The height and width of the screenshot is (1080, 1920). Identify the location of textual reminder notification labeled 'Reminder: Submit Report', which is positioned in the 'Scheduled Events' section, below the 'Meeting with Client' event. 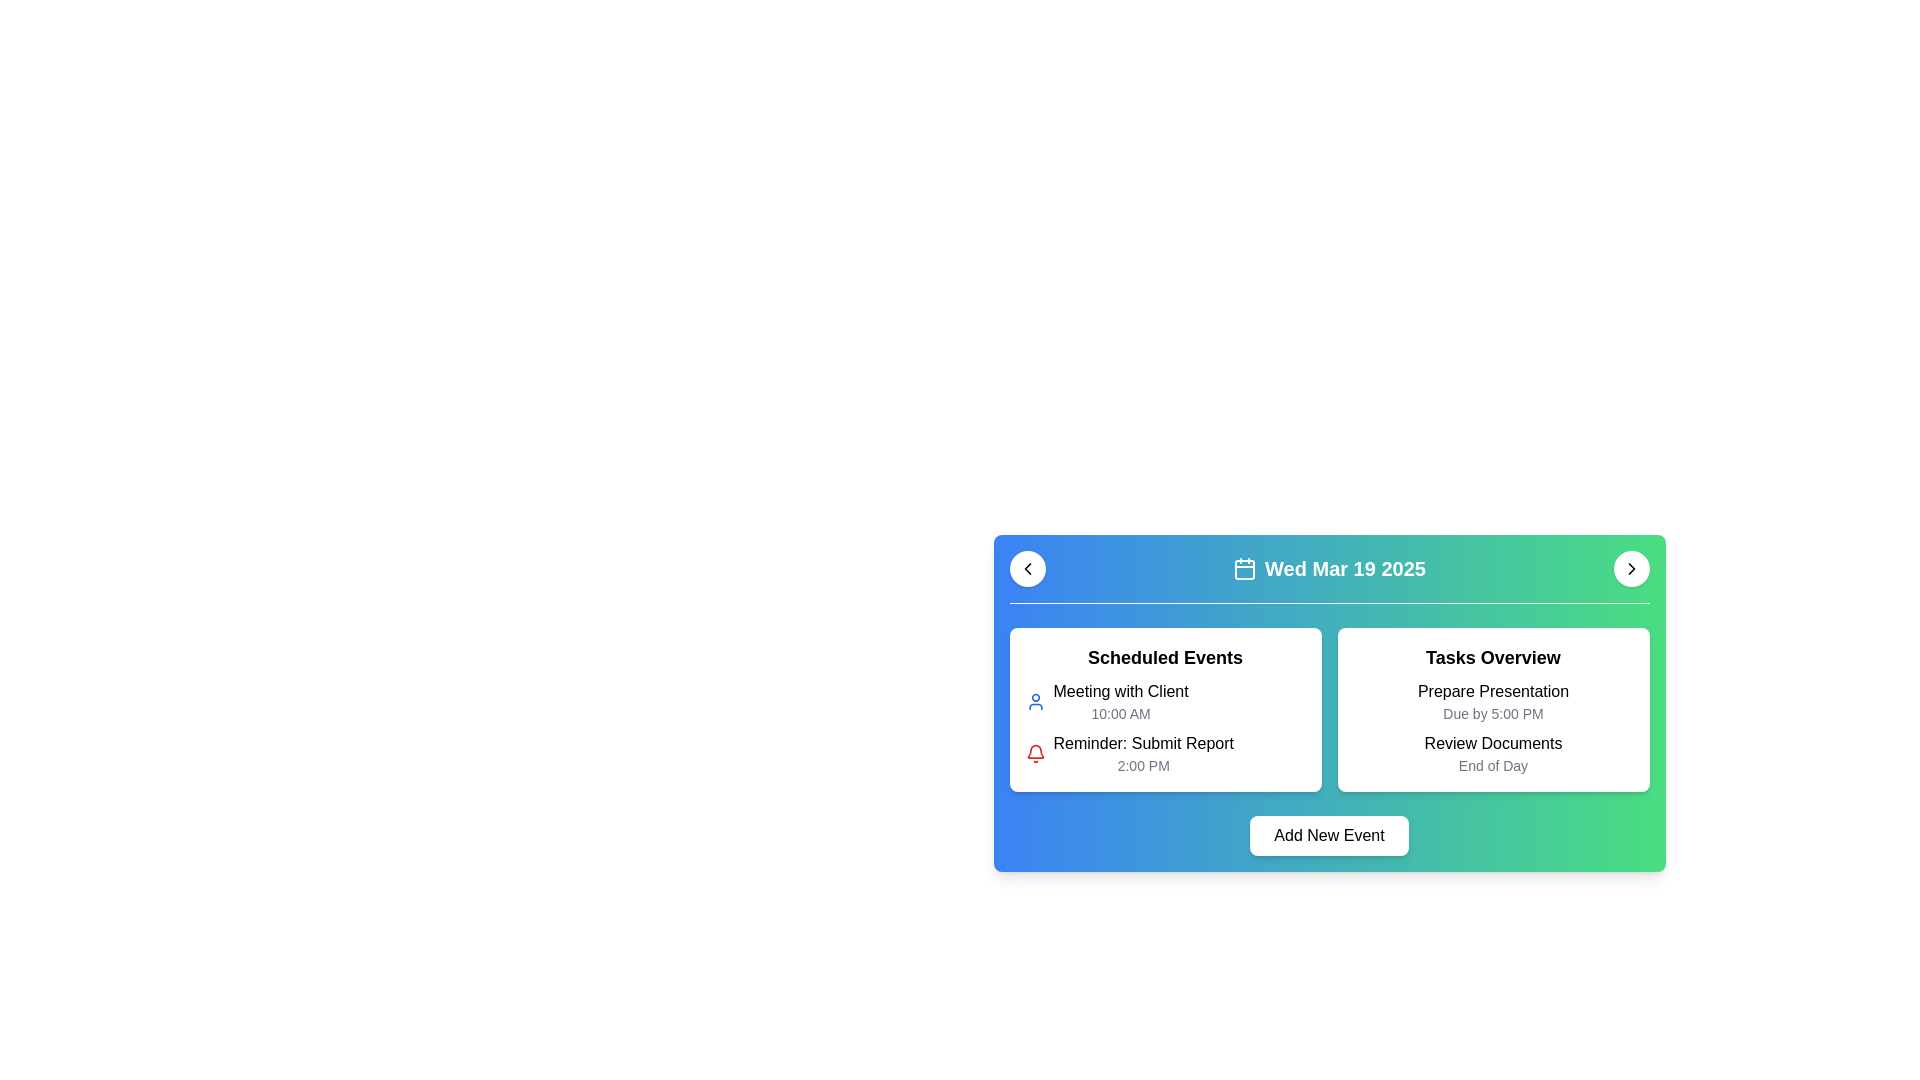
(1143, 744).